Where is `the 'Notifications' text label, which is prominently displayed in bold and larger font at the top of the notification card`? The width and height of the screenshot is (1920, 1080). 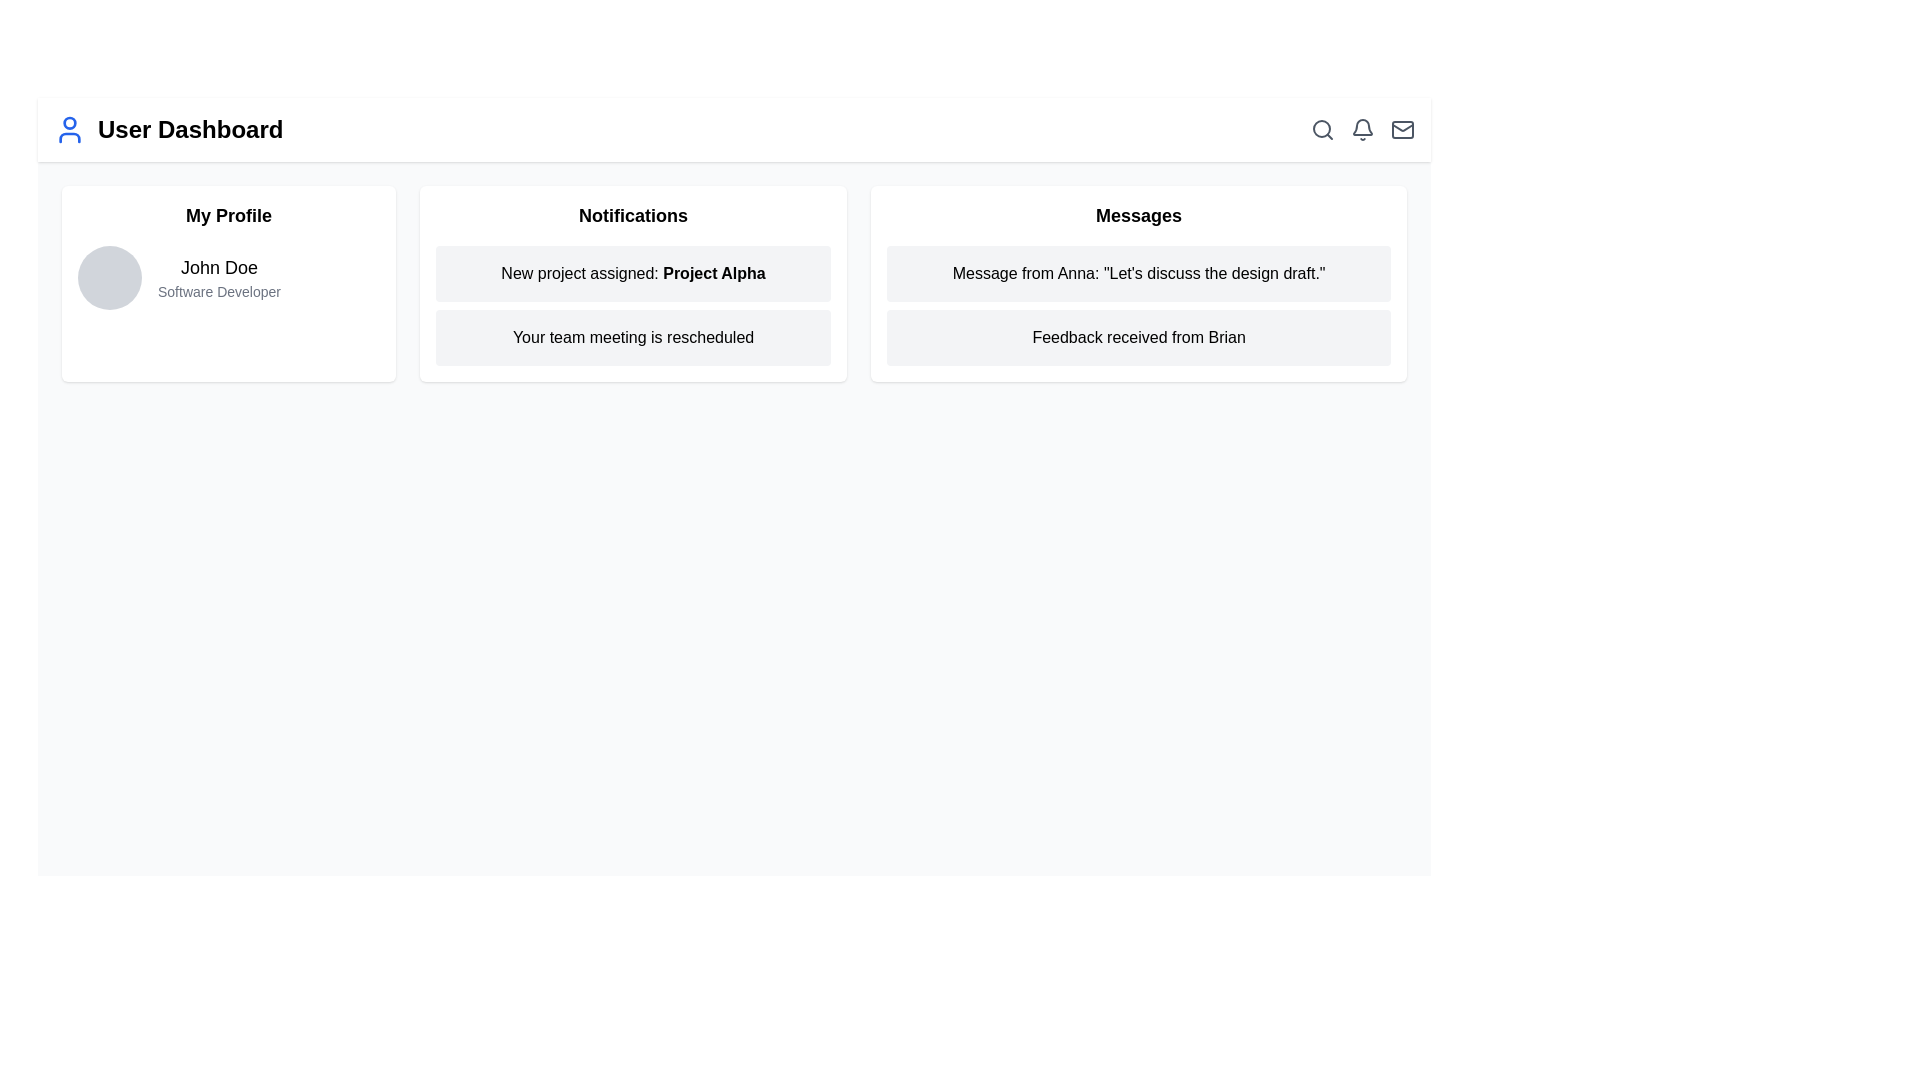
the 'Notifications' text label, which is prominently displayed in bold and larger font at the top of the notification card is located at coordinates (632, 216).